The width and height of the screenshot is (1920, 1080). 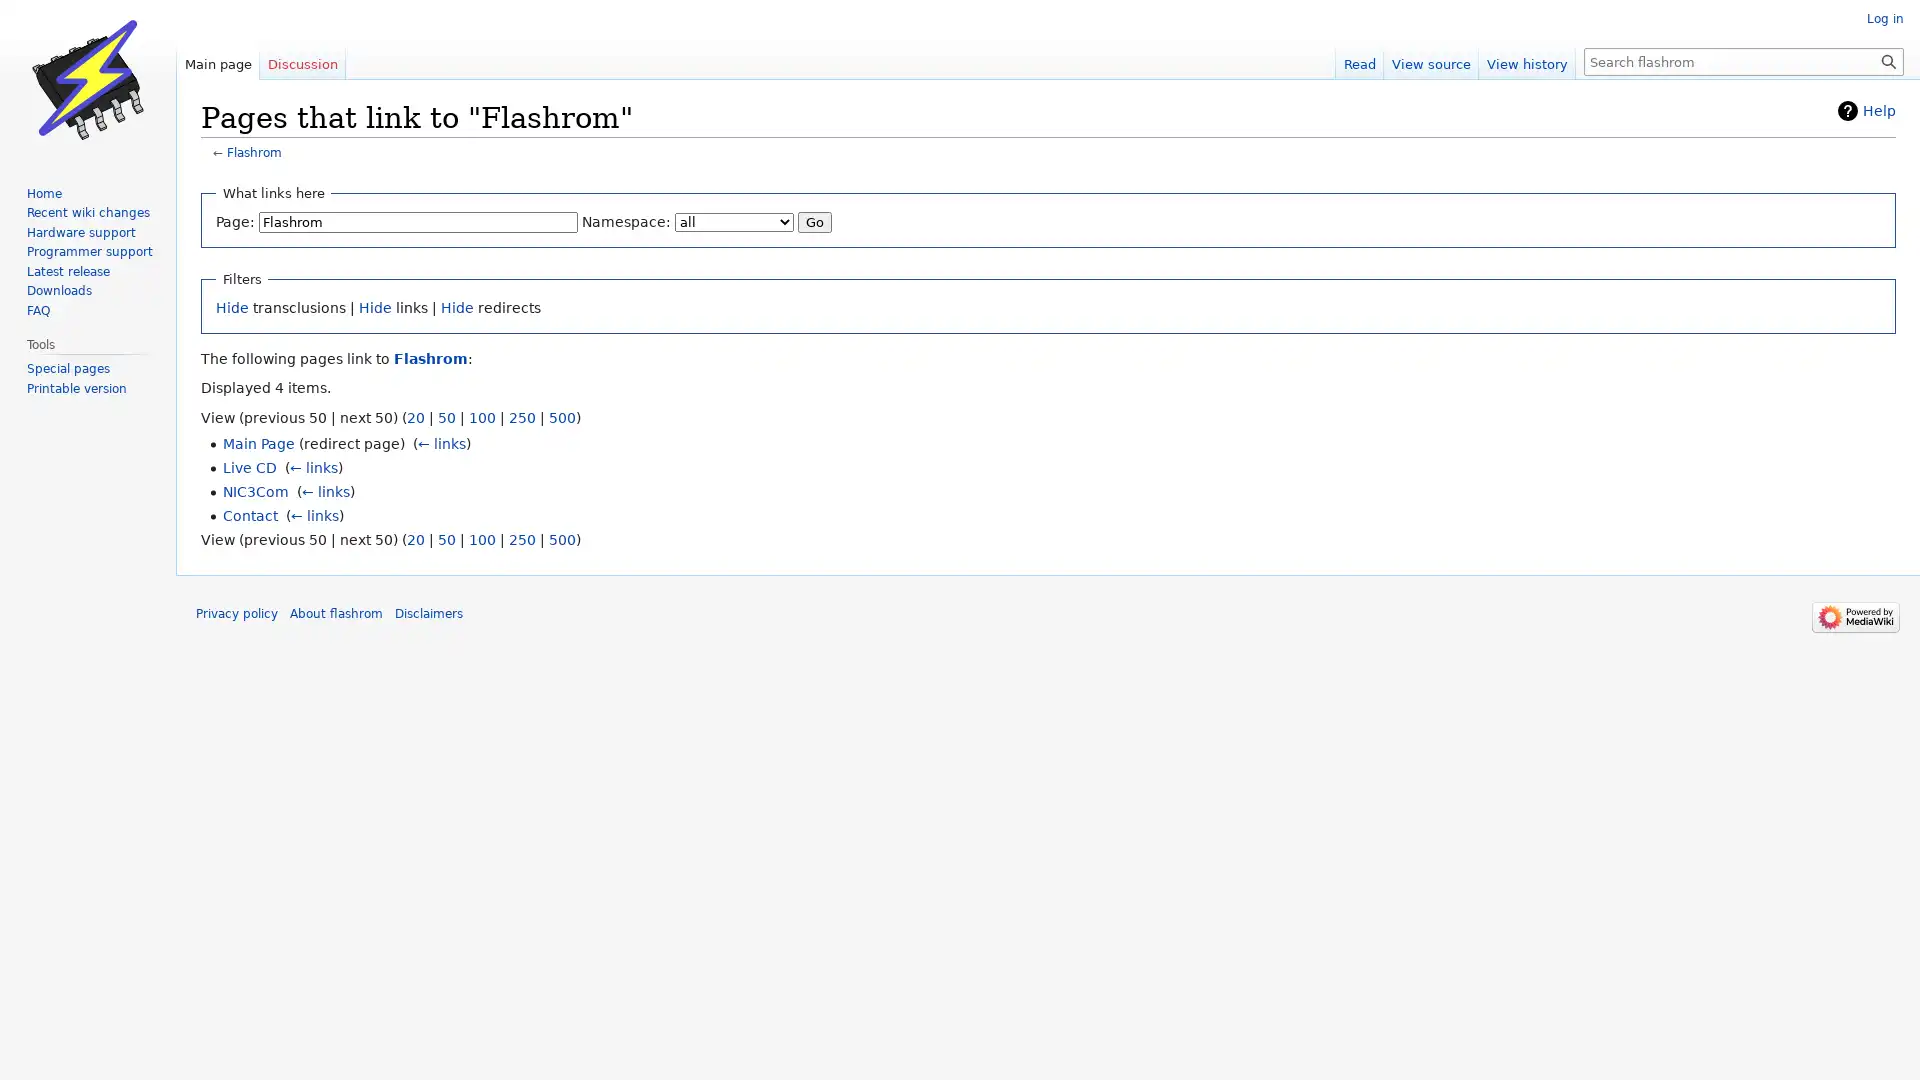 I want to click on Go, so click(x=815, y=221).